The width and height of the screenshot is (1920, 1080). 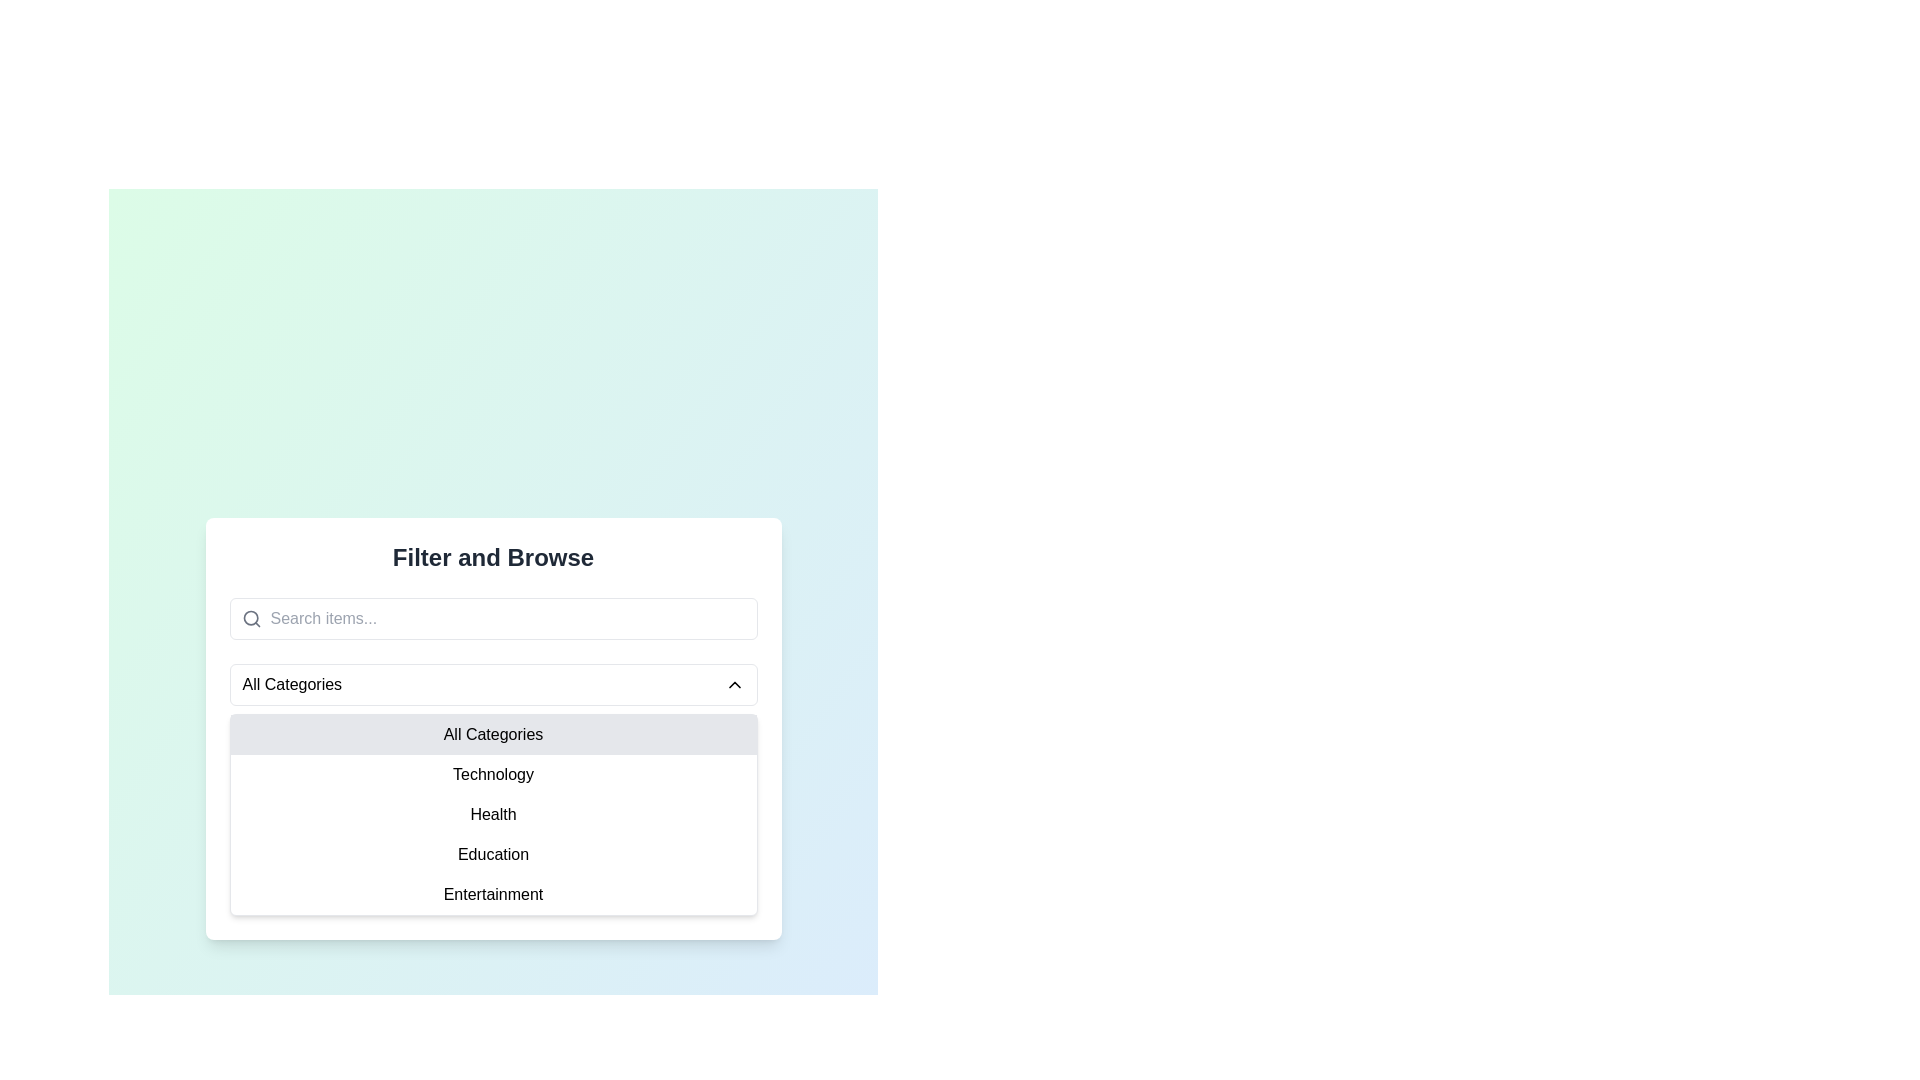 I want to click on the 'Entertainment' text label in the dropdown menu, so click(x=493, y=893).